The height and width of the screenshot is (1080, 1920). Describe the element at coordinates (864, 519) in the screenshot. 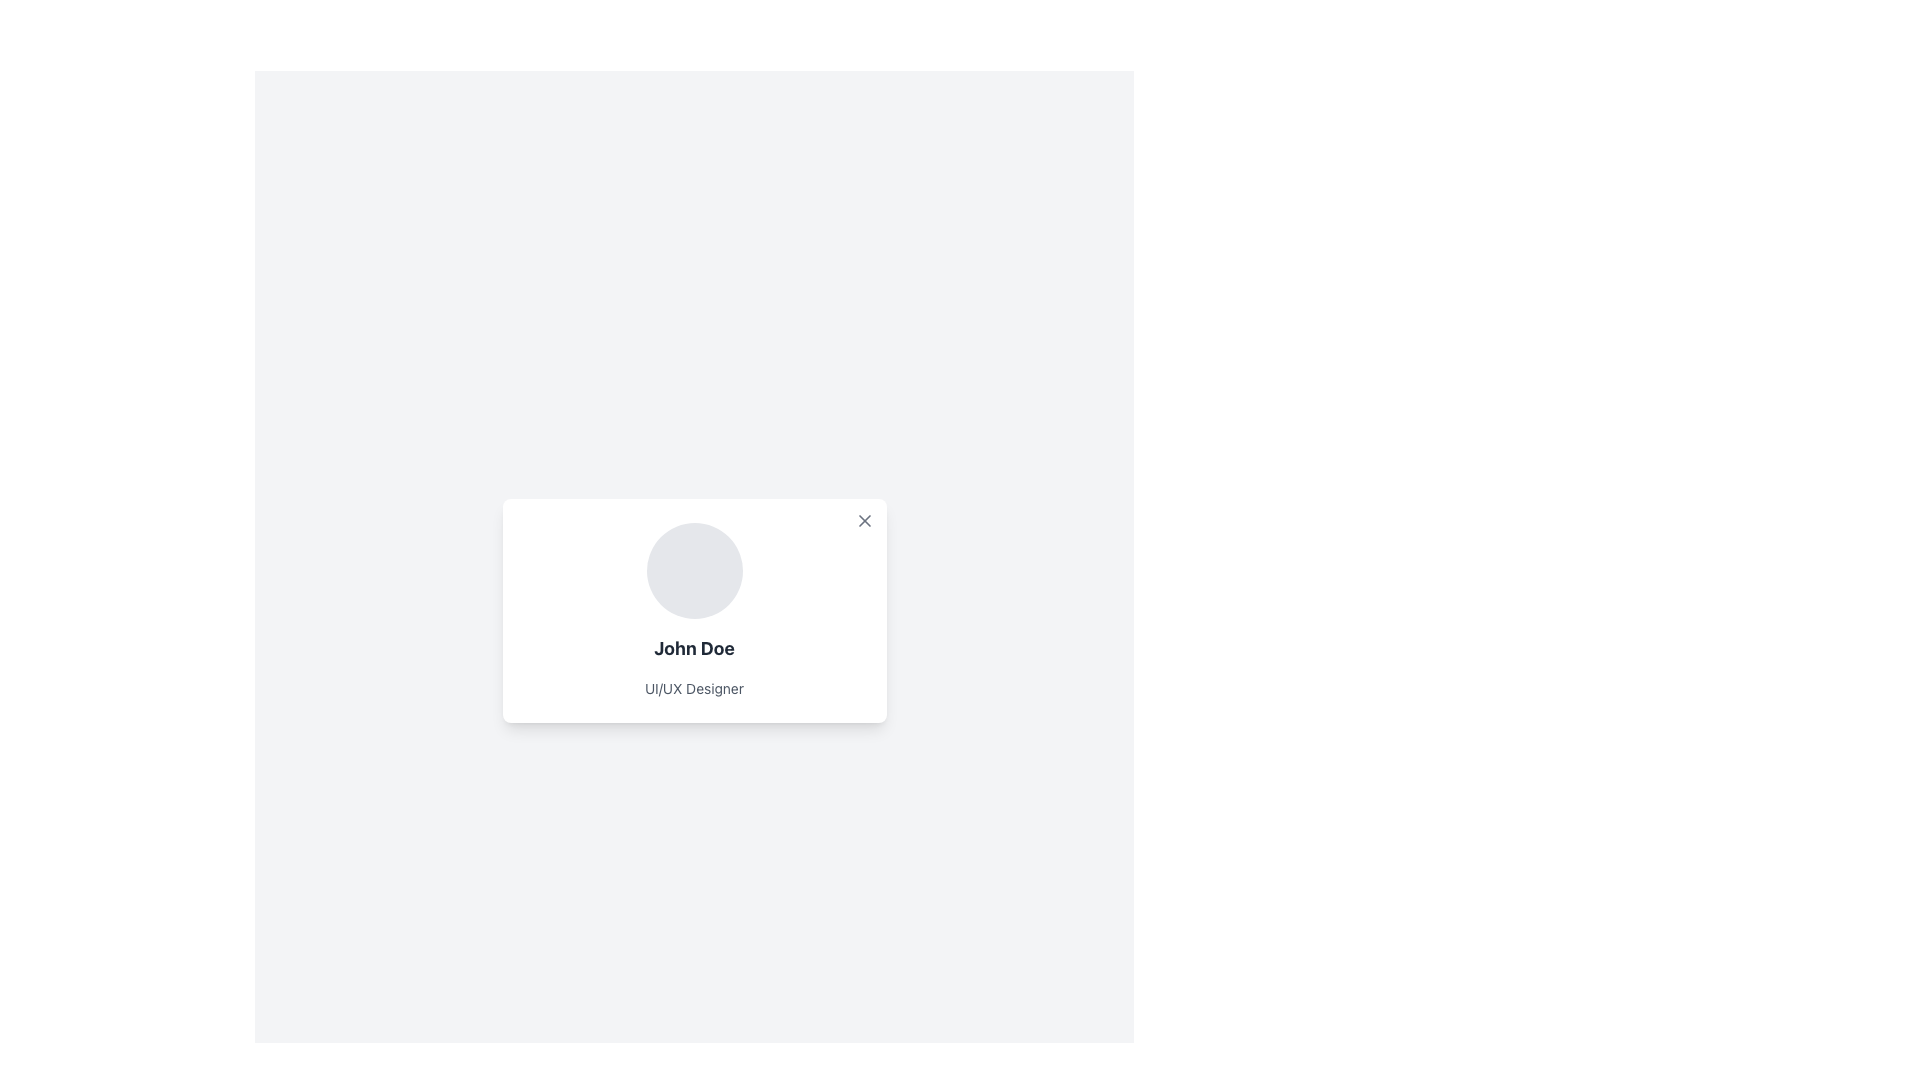

I see `the close button located in the top-right corner of the card containing the profile of 'John Doe' and 'UI/UX Designer' for interactivity highlighting` at that location.